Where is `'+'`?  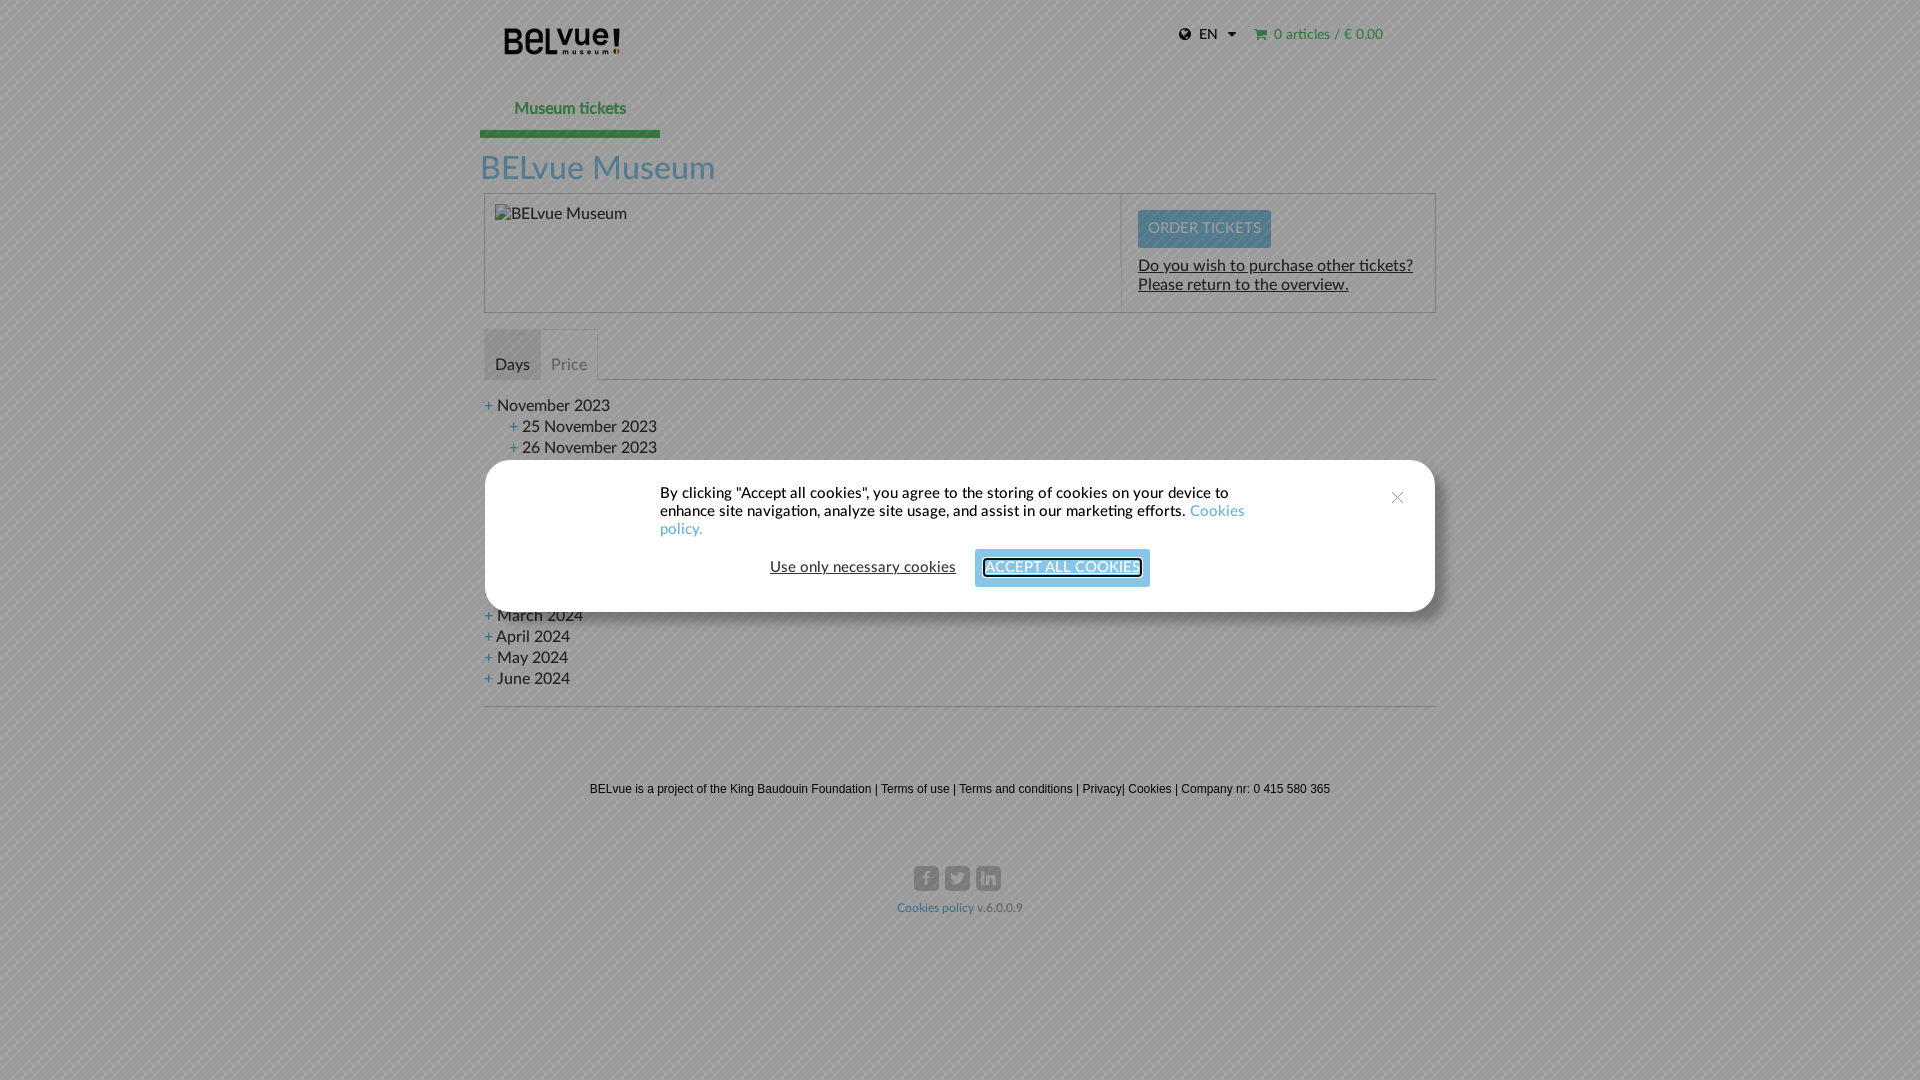
'+' is located at coordinates (513, 531).